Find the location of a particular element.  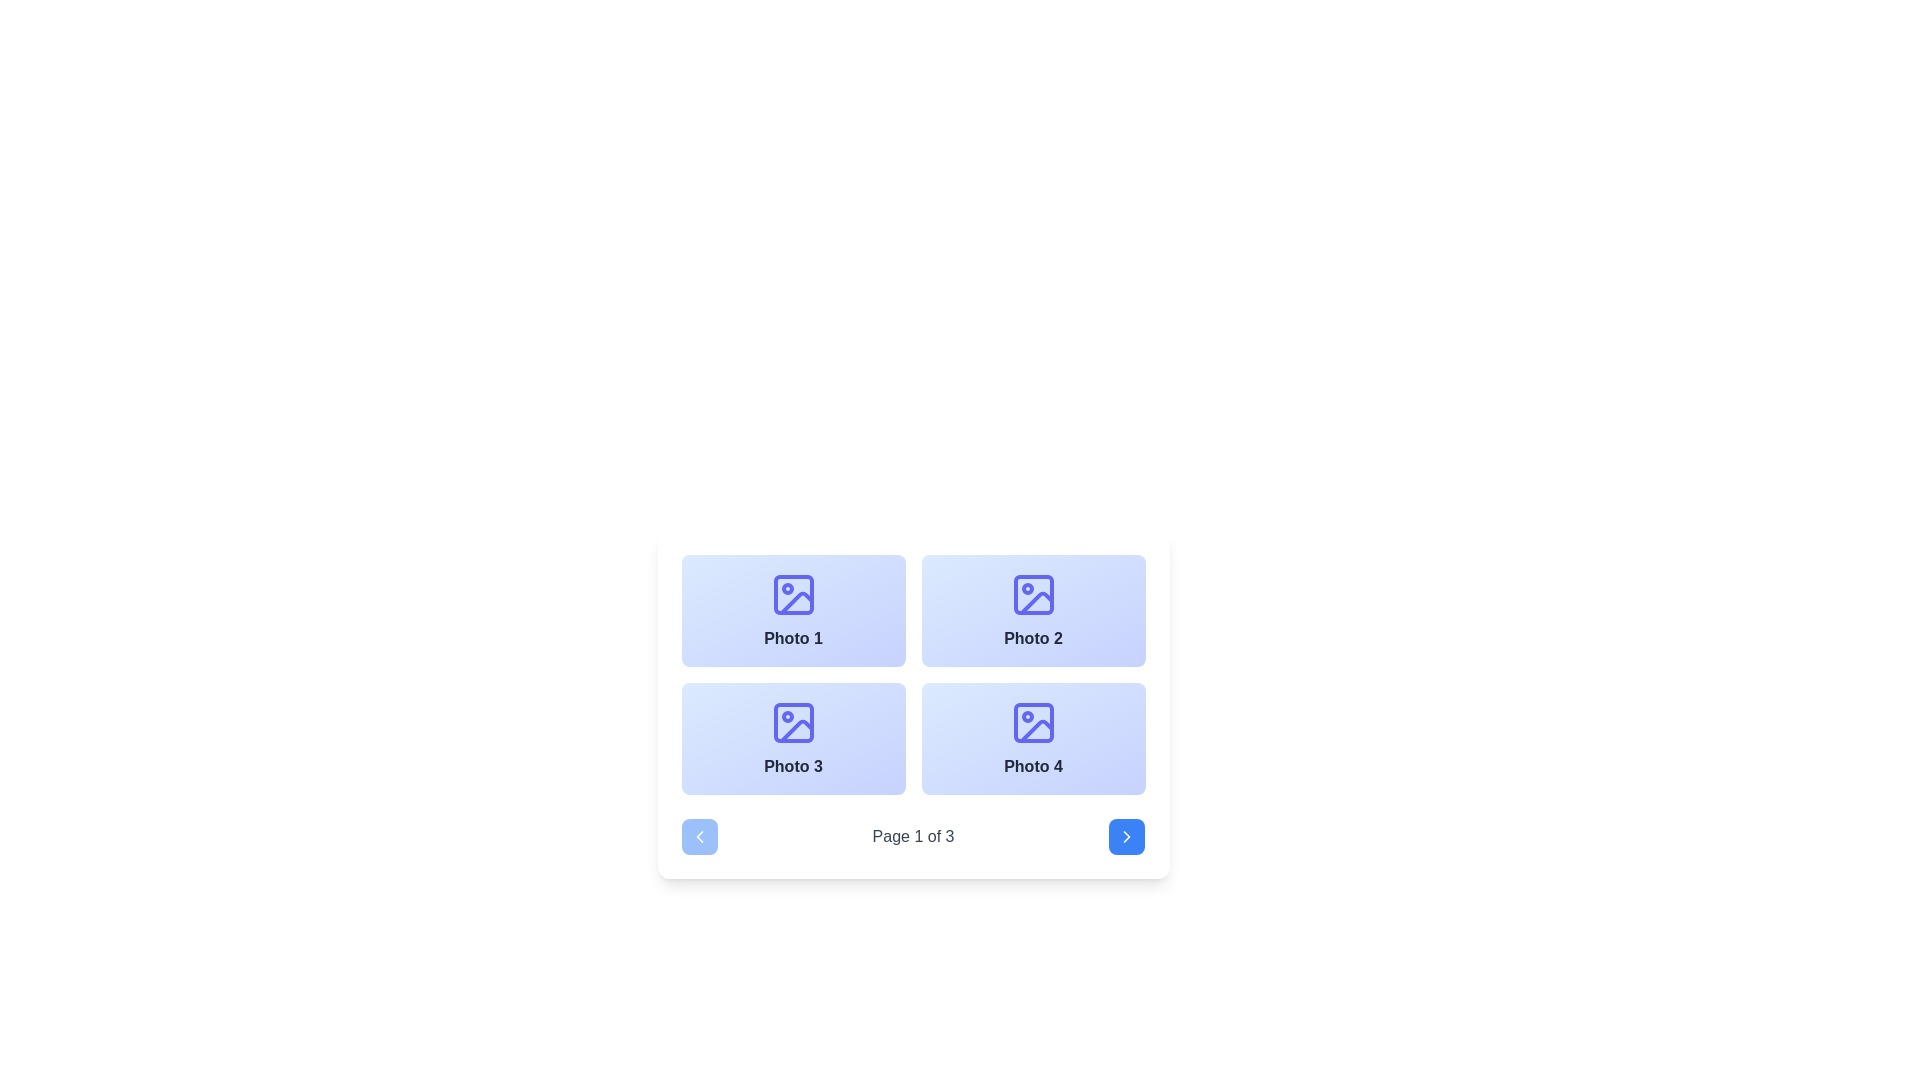

the text-based label displaying the current page number, which is styled with a plain gray font and located at the bottom center of the pagination section is located at coordinates (912, 837).